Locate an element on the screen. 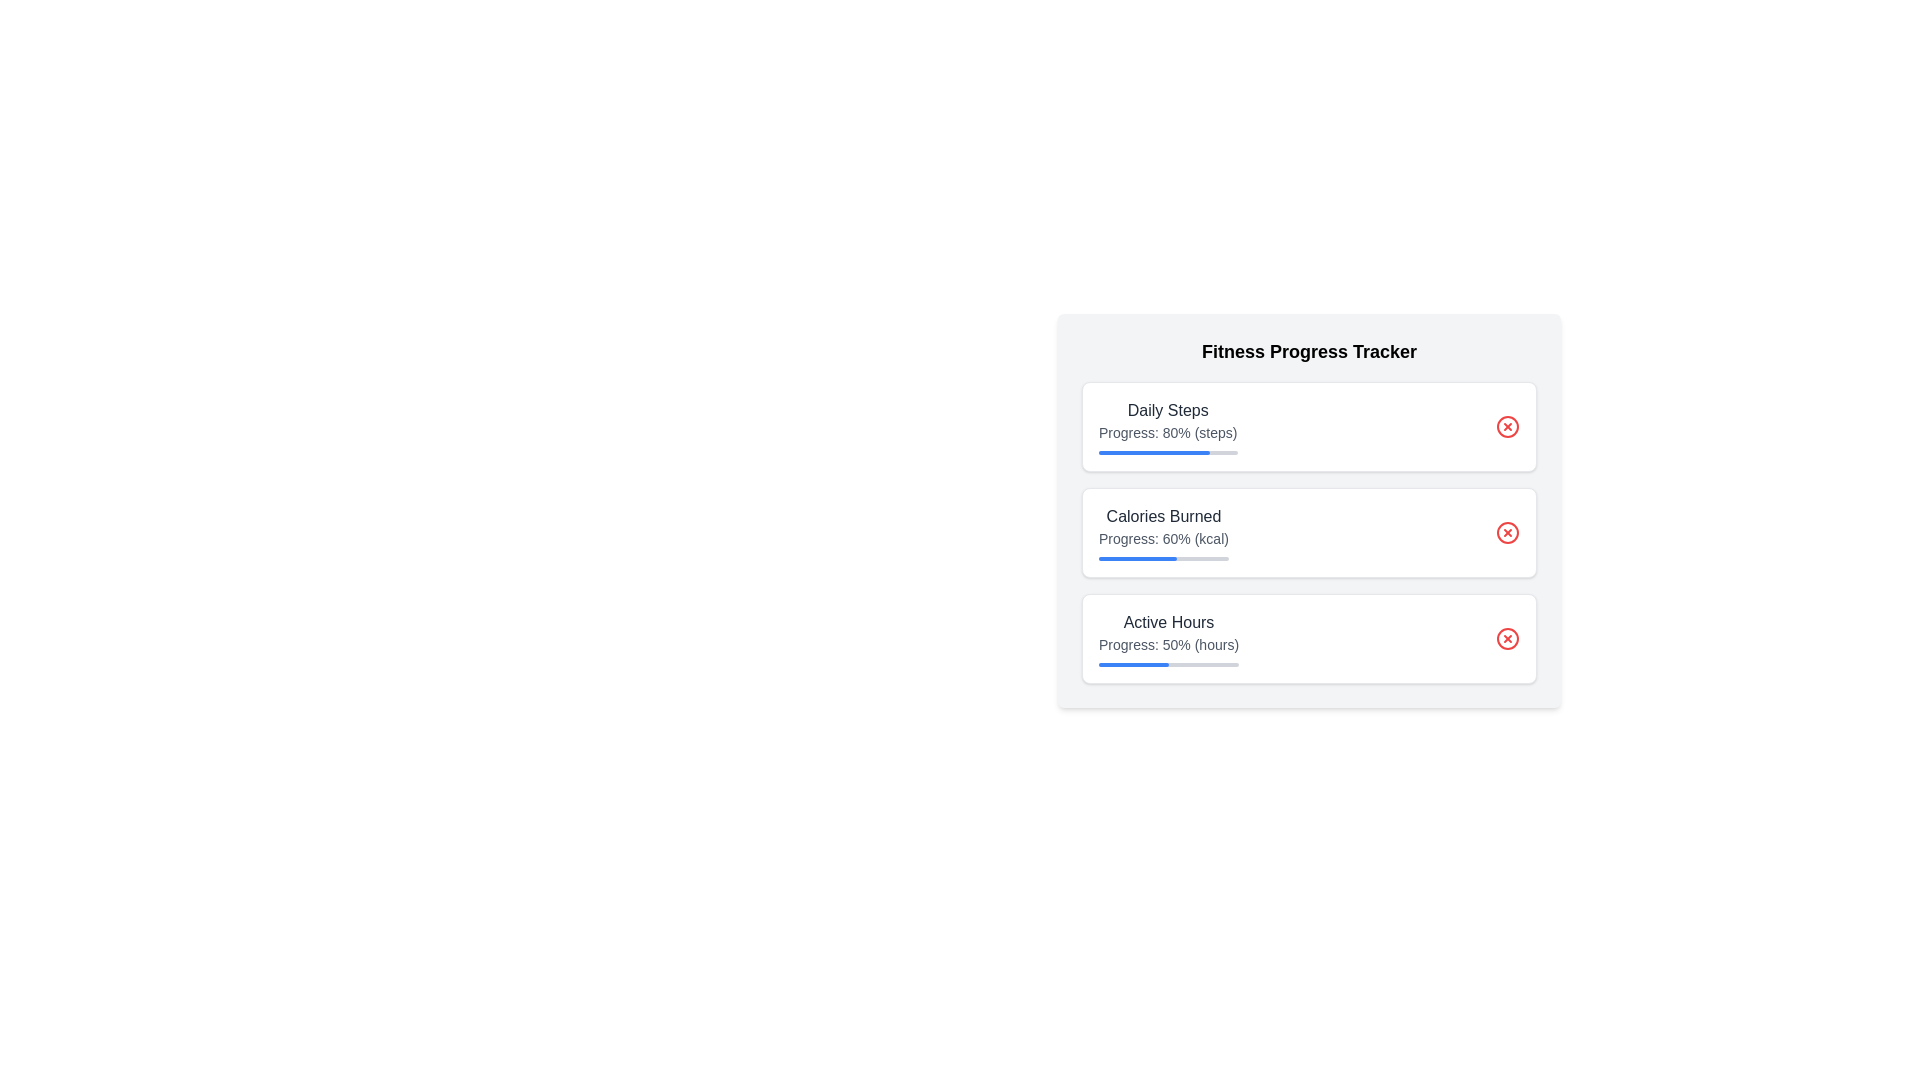 The height and width of the screenshot is (1080, 1920). the circular SVG element that represents the delete button for the 'Calories Burned' entry in the fitness progress tracker is located at coordinates (1507, 531).